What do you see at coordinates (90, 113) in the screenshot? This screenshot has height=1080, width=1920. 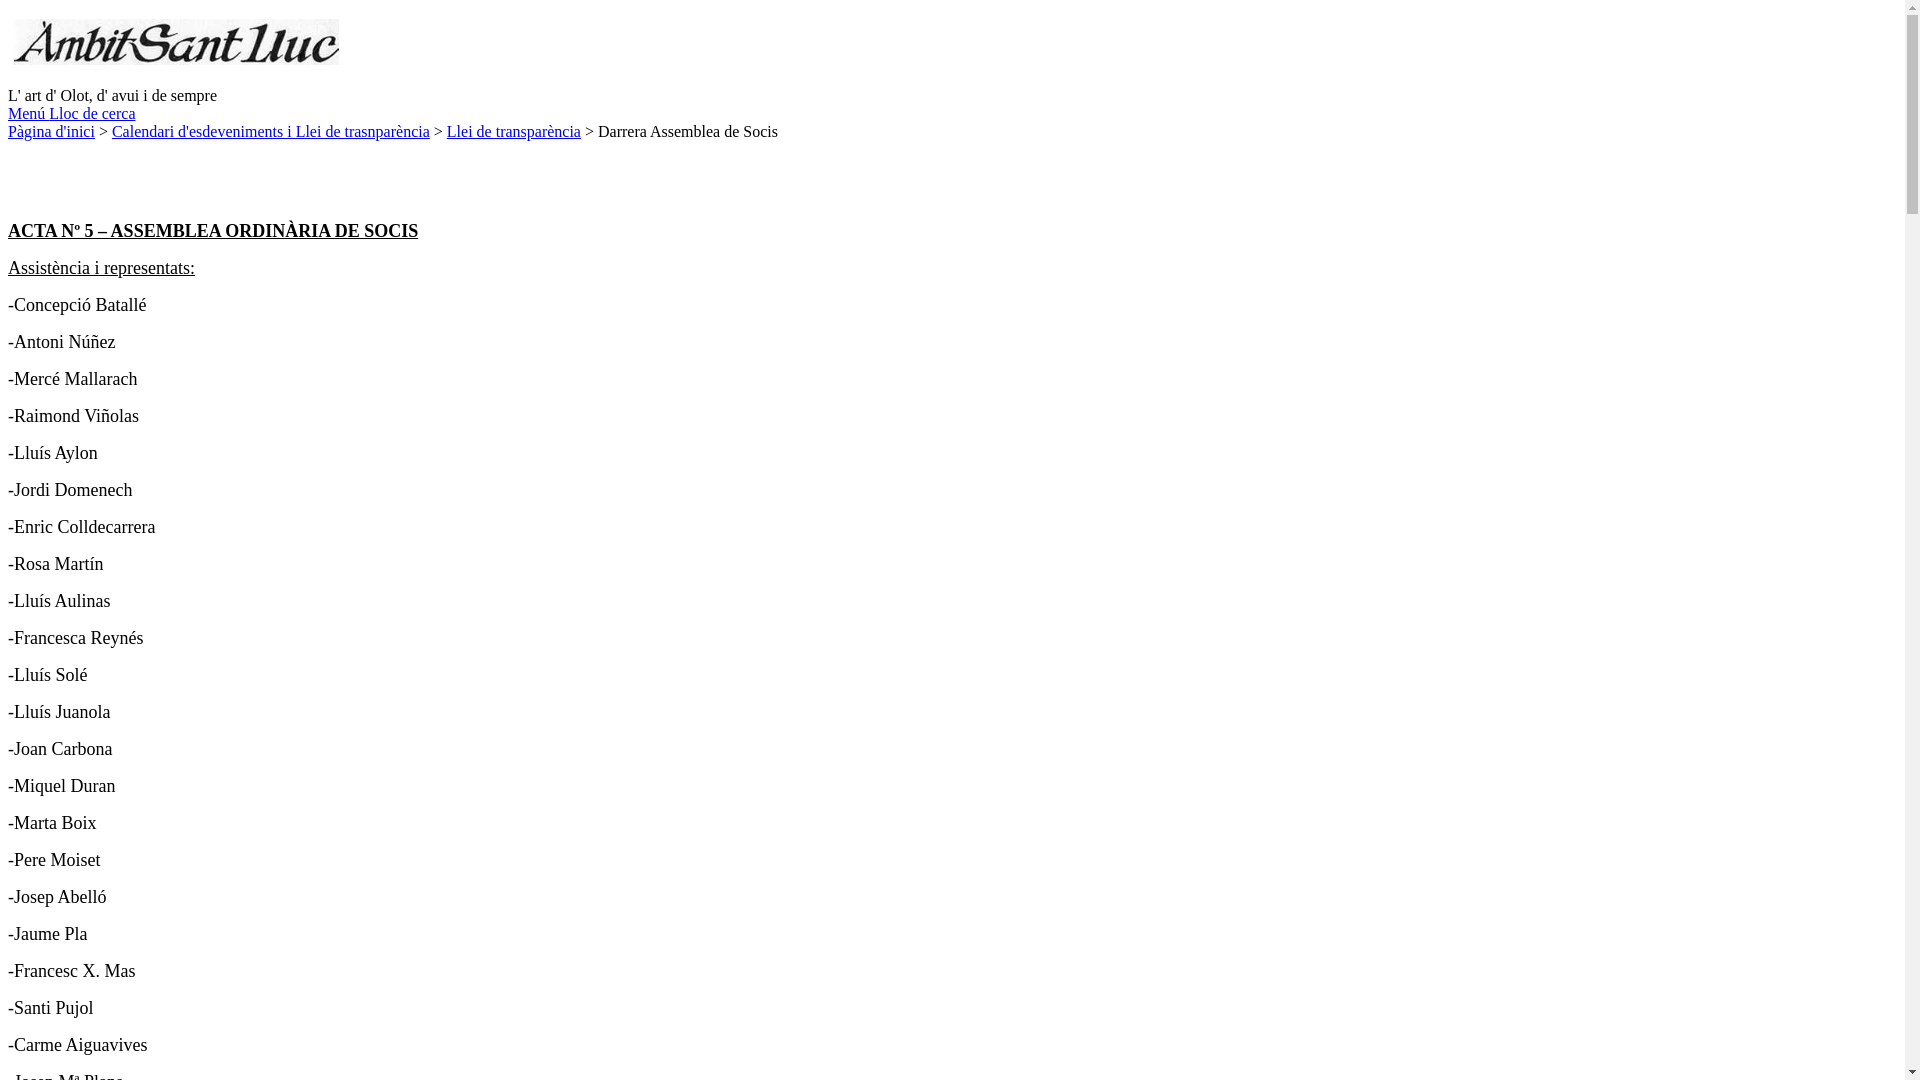 I see `'Lloc de cerca'` at bounding box center [90, 113].